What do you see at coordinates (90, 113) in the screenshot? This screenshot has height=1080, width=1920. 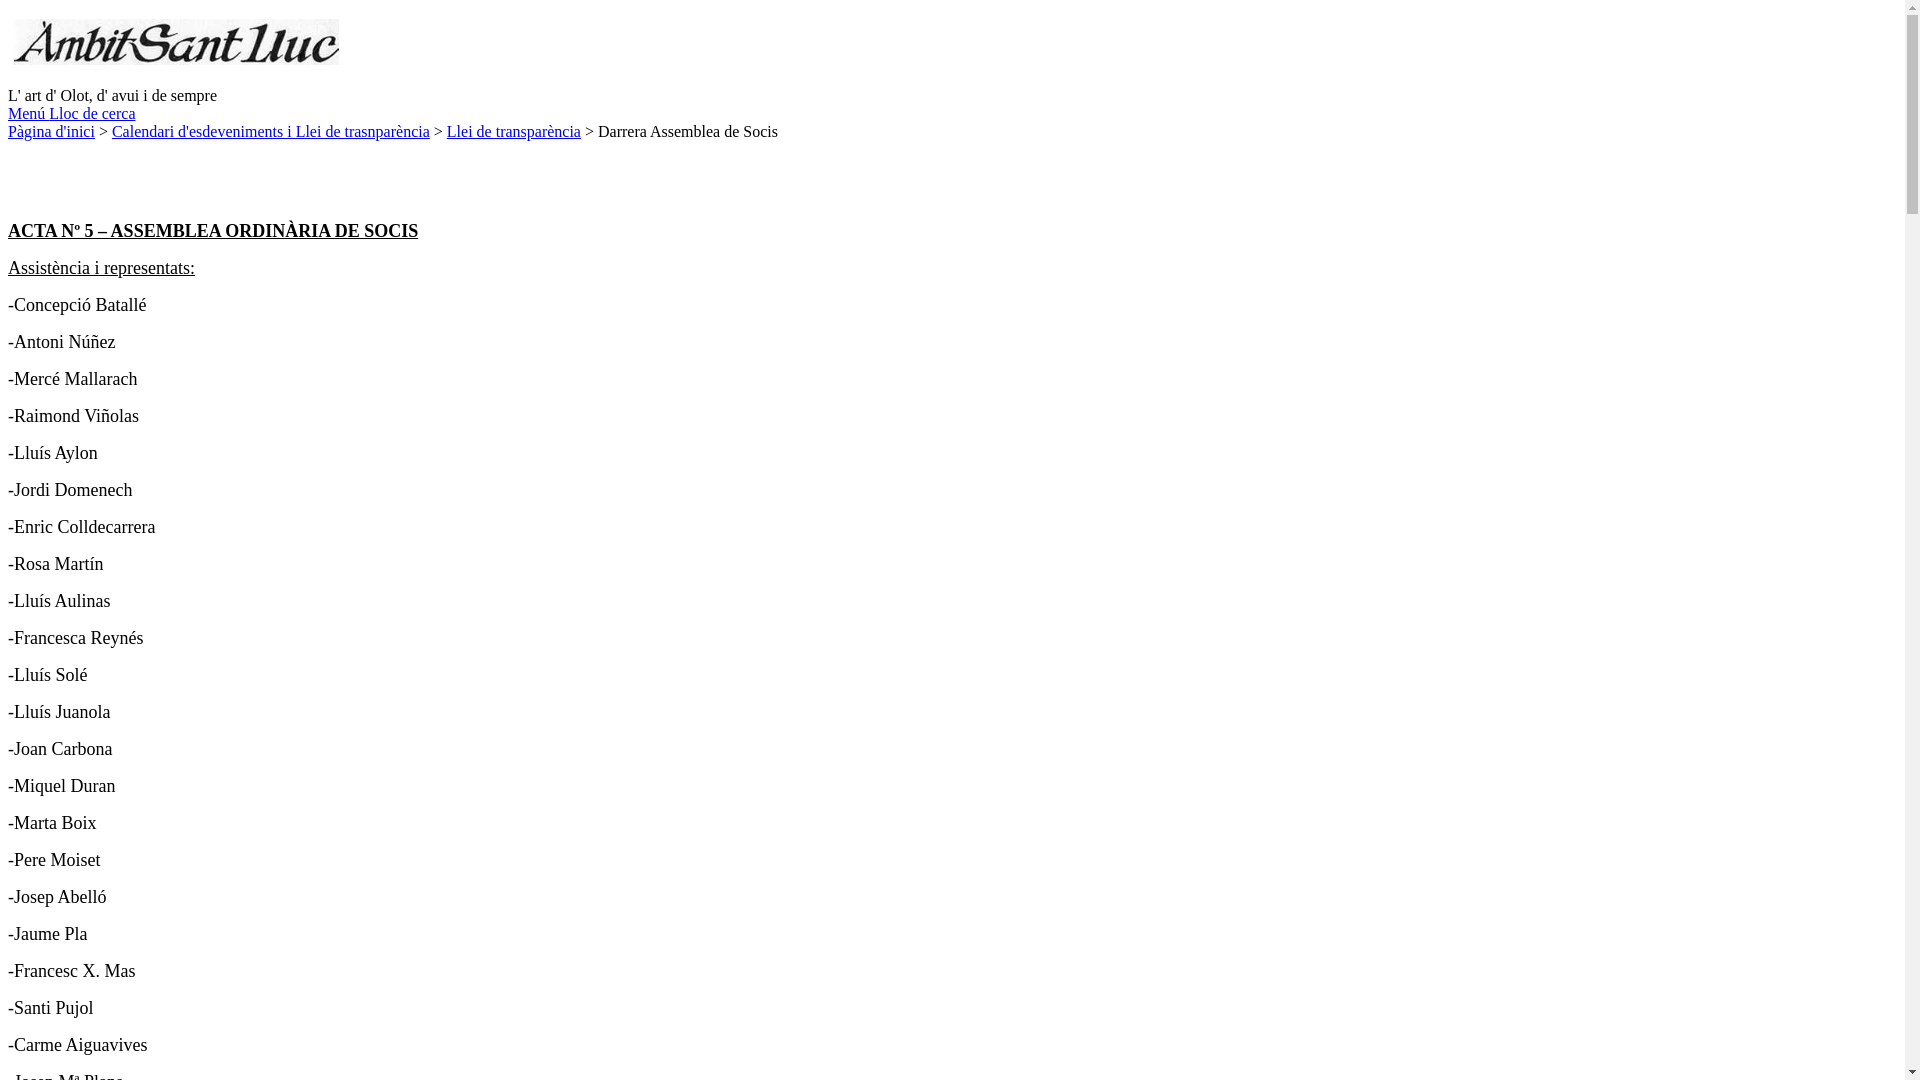 I see `'Lloc de cerca'` at bounding box center [90, 113].